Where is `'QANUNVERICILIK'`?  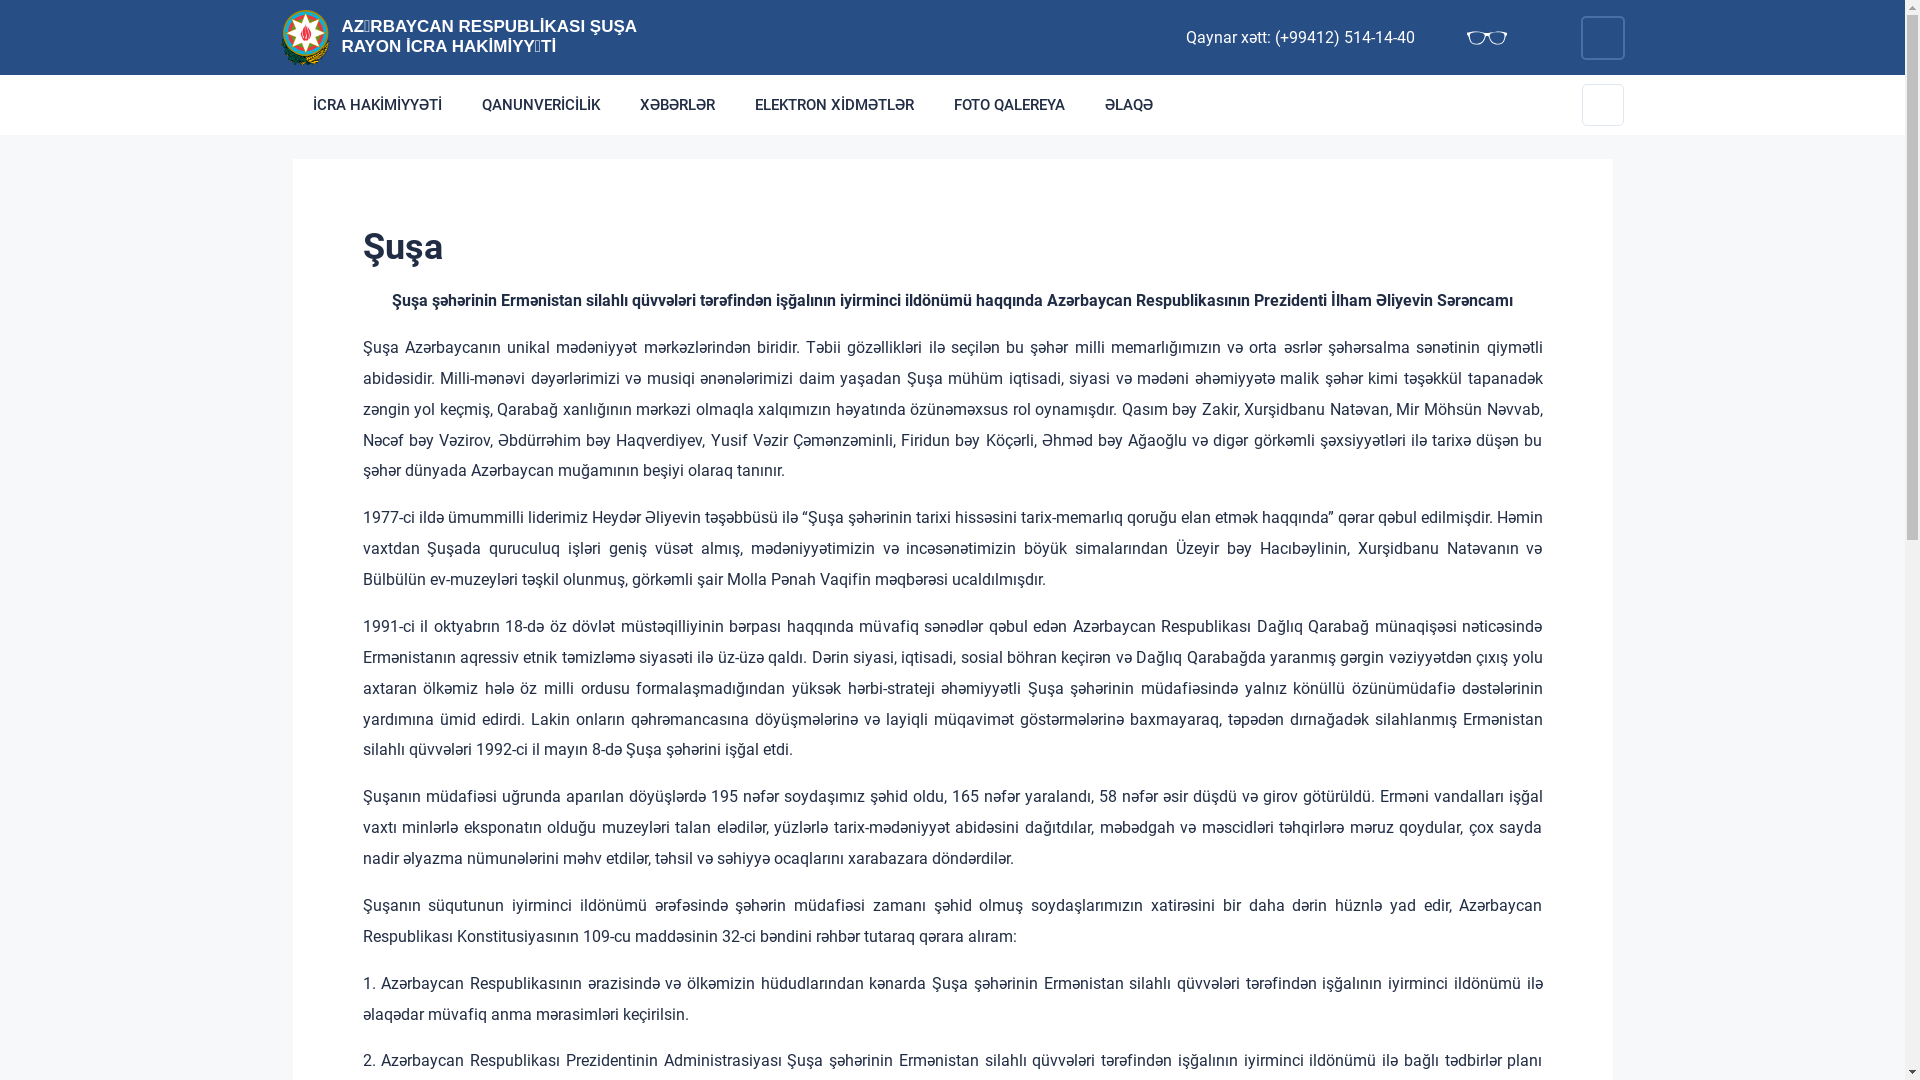 'QANUNVERICILIK' is located at coordinates (541, 104).